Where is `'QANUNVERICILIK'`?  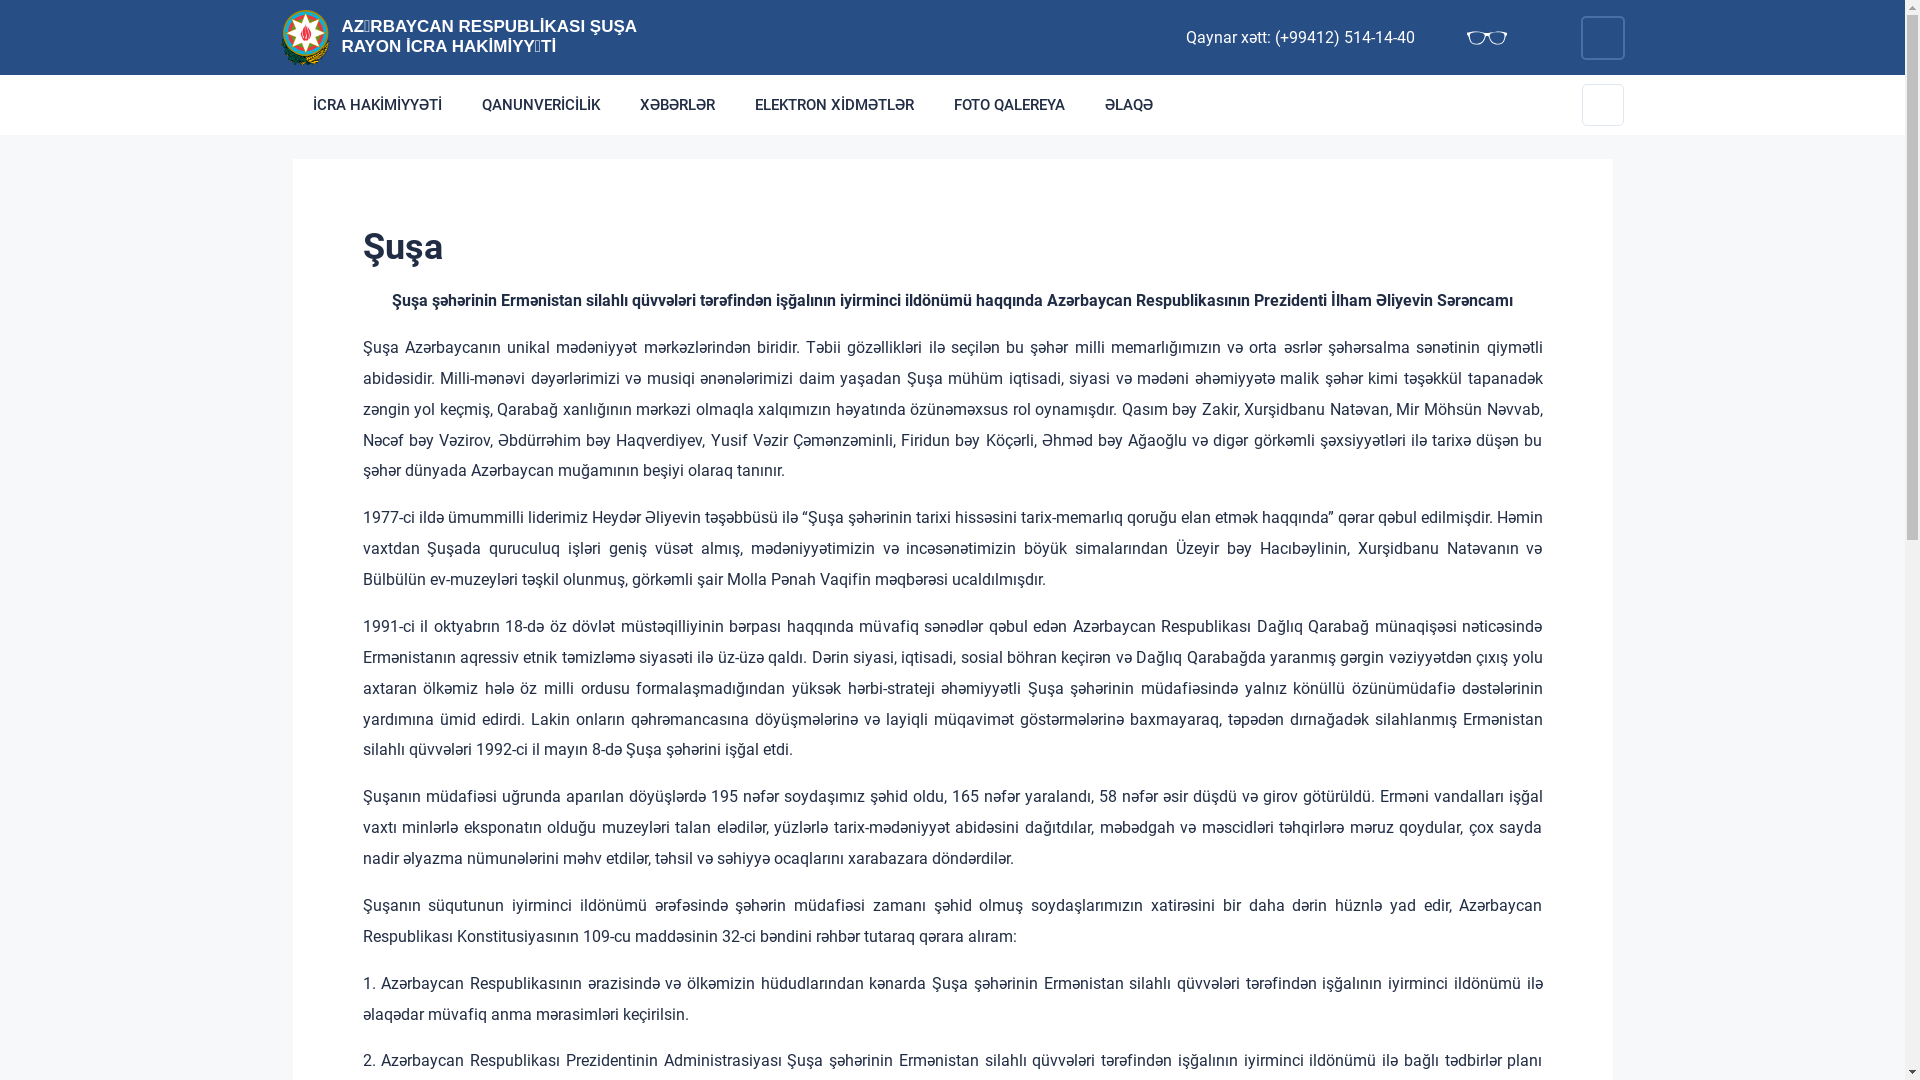 'QANUNVERICILIK' is located at coordinates (541, 104).